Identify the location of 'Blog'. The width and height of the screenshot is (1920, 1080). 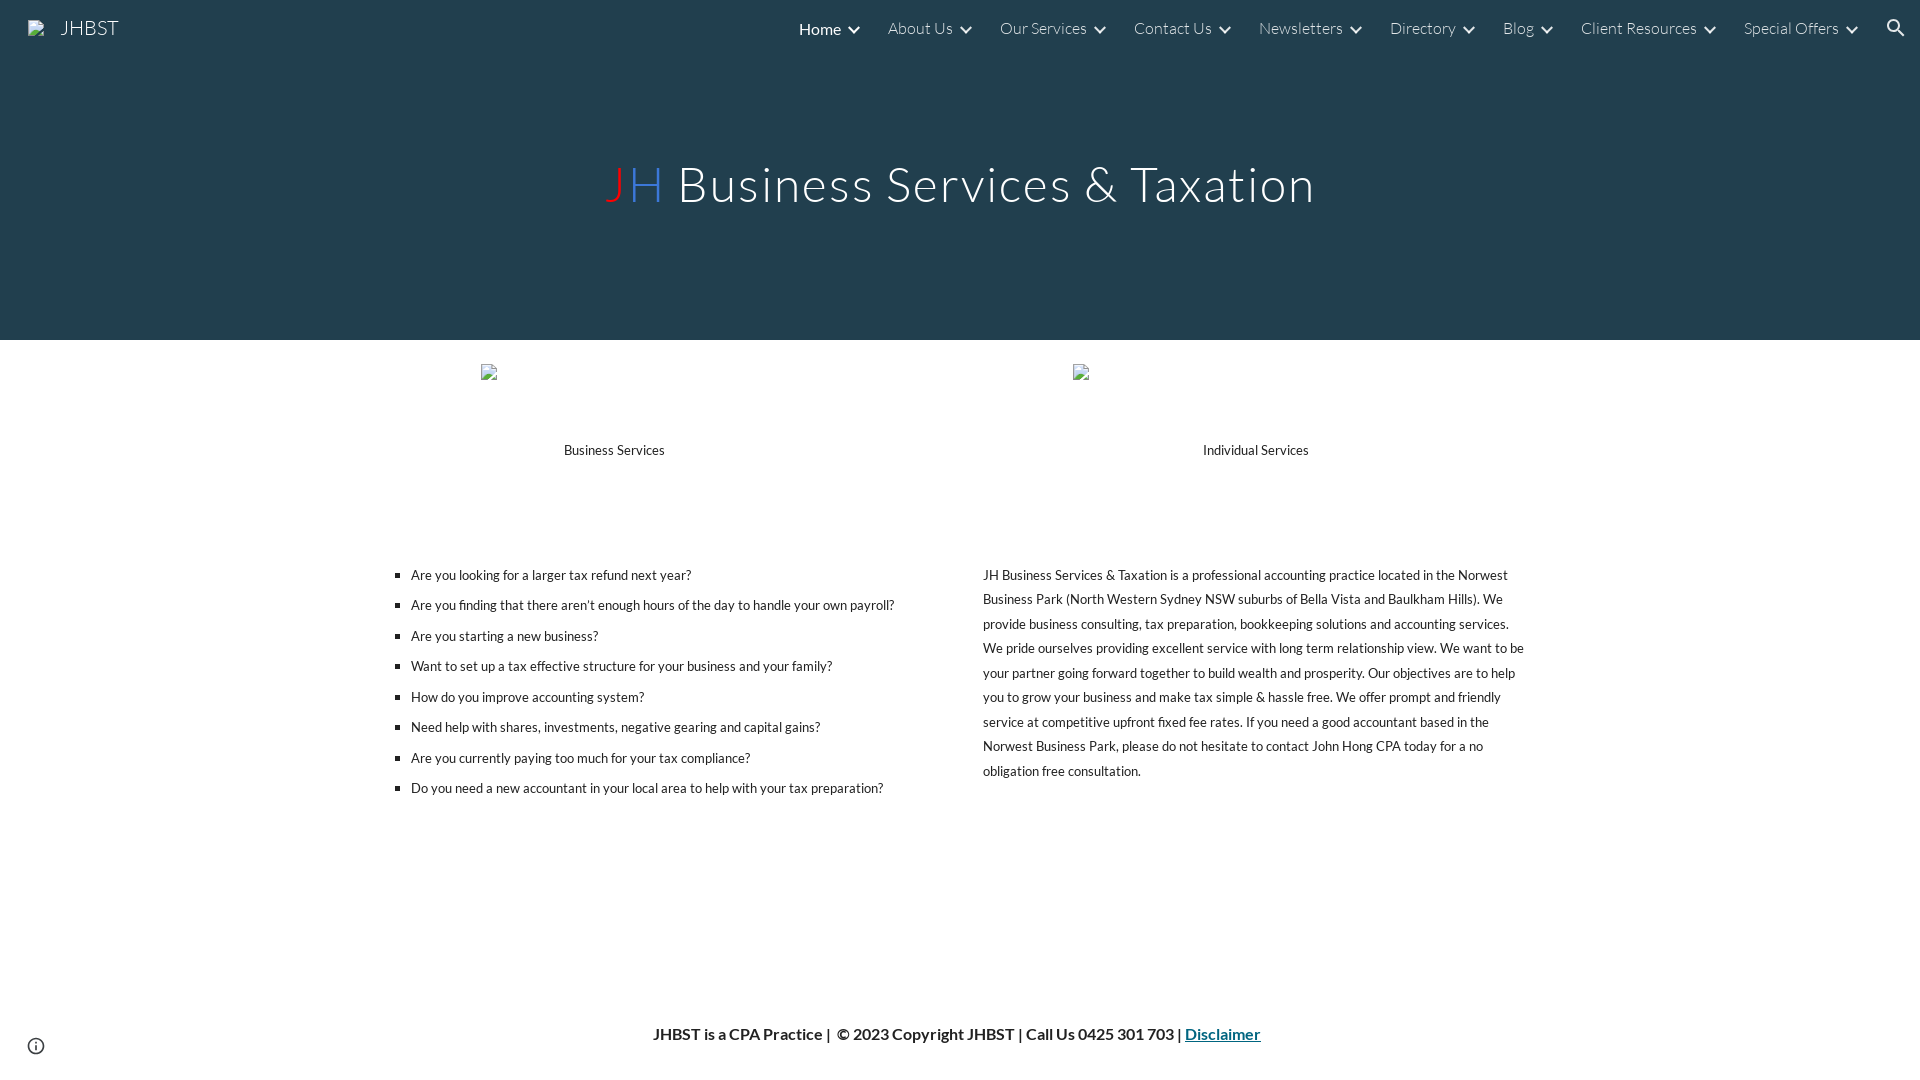
(1518, 27).